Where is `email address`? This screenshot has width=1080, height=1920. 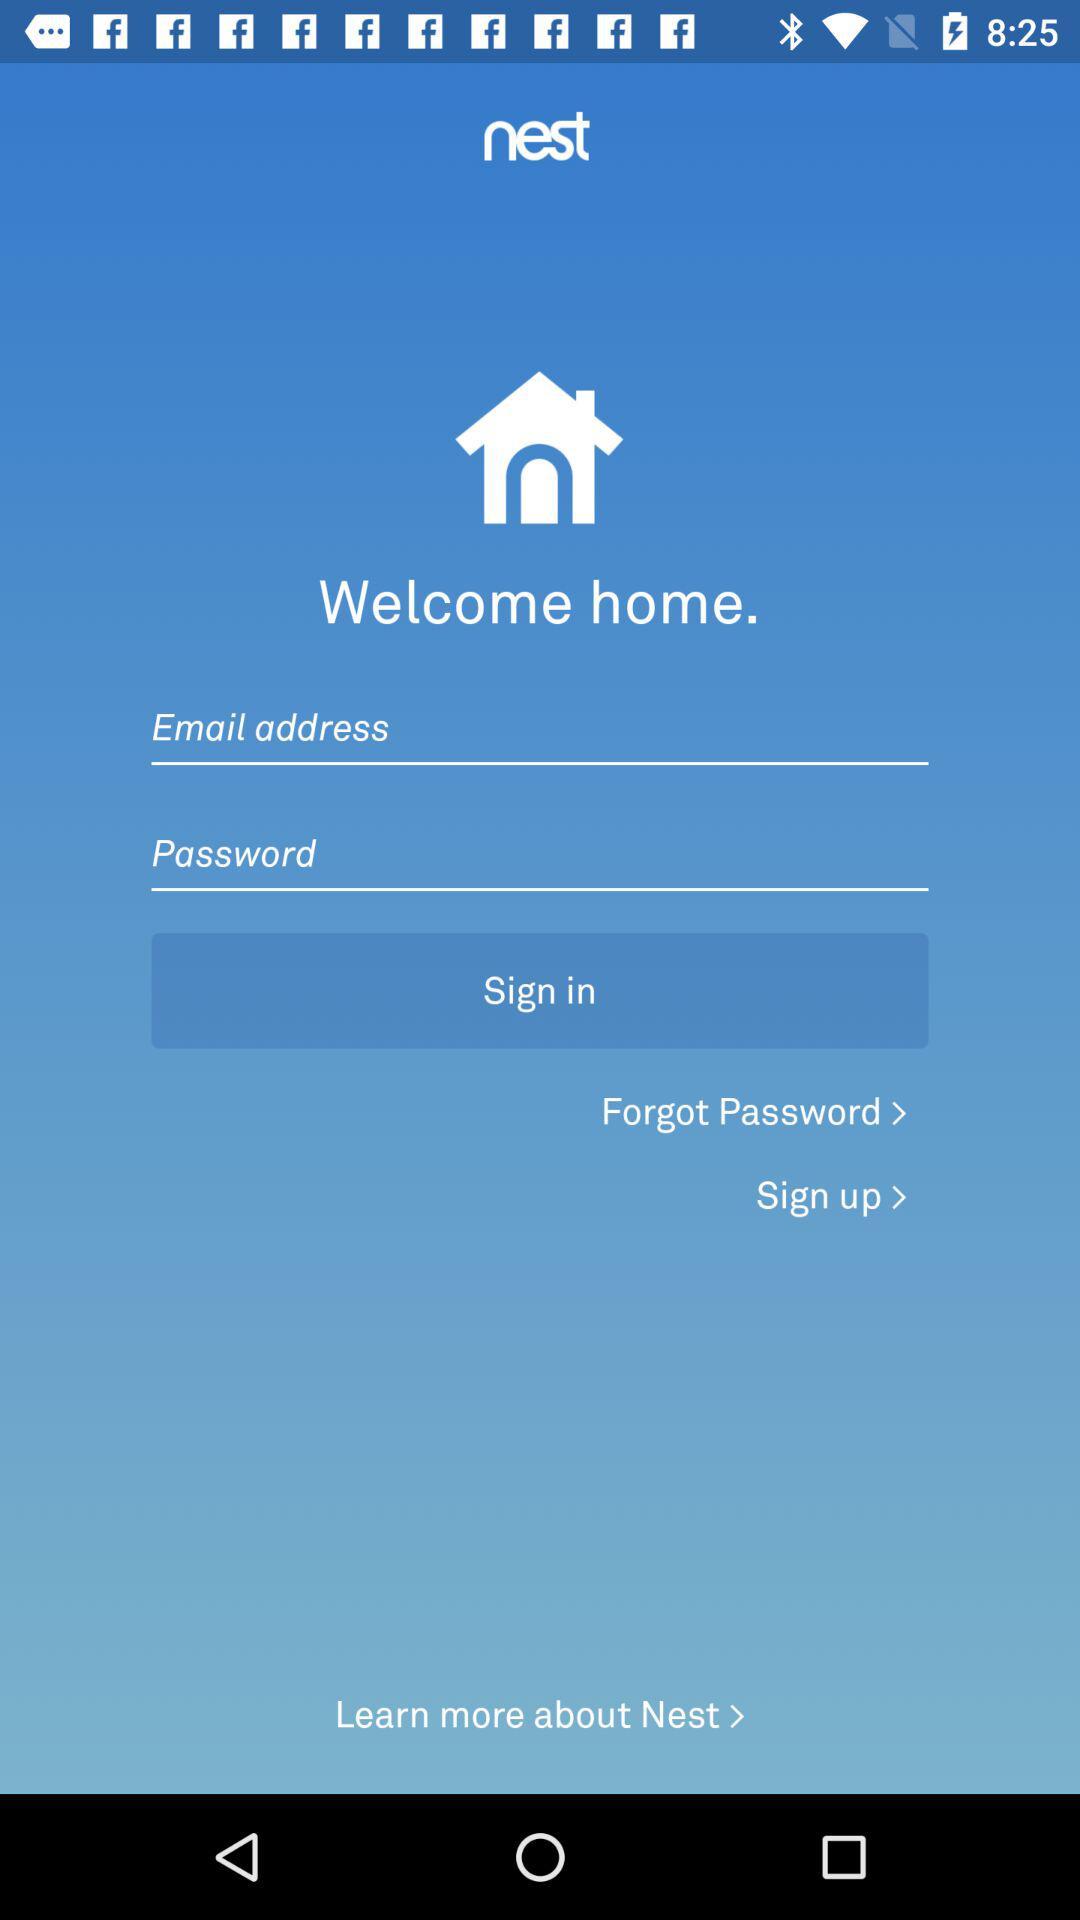 email address is located at coordinates (540, 707).